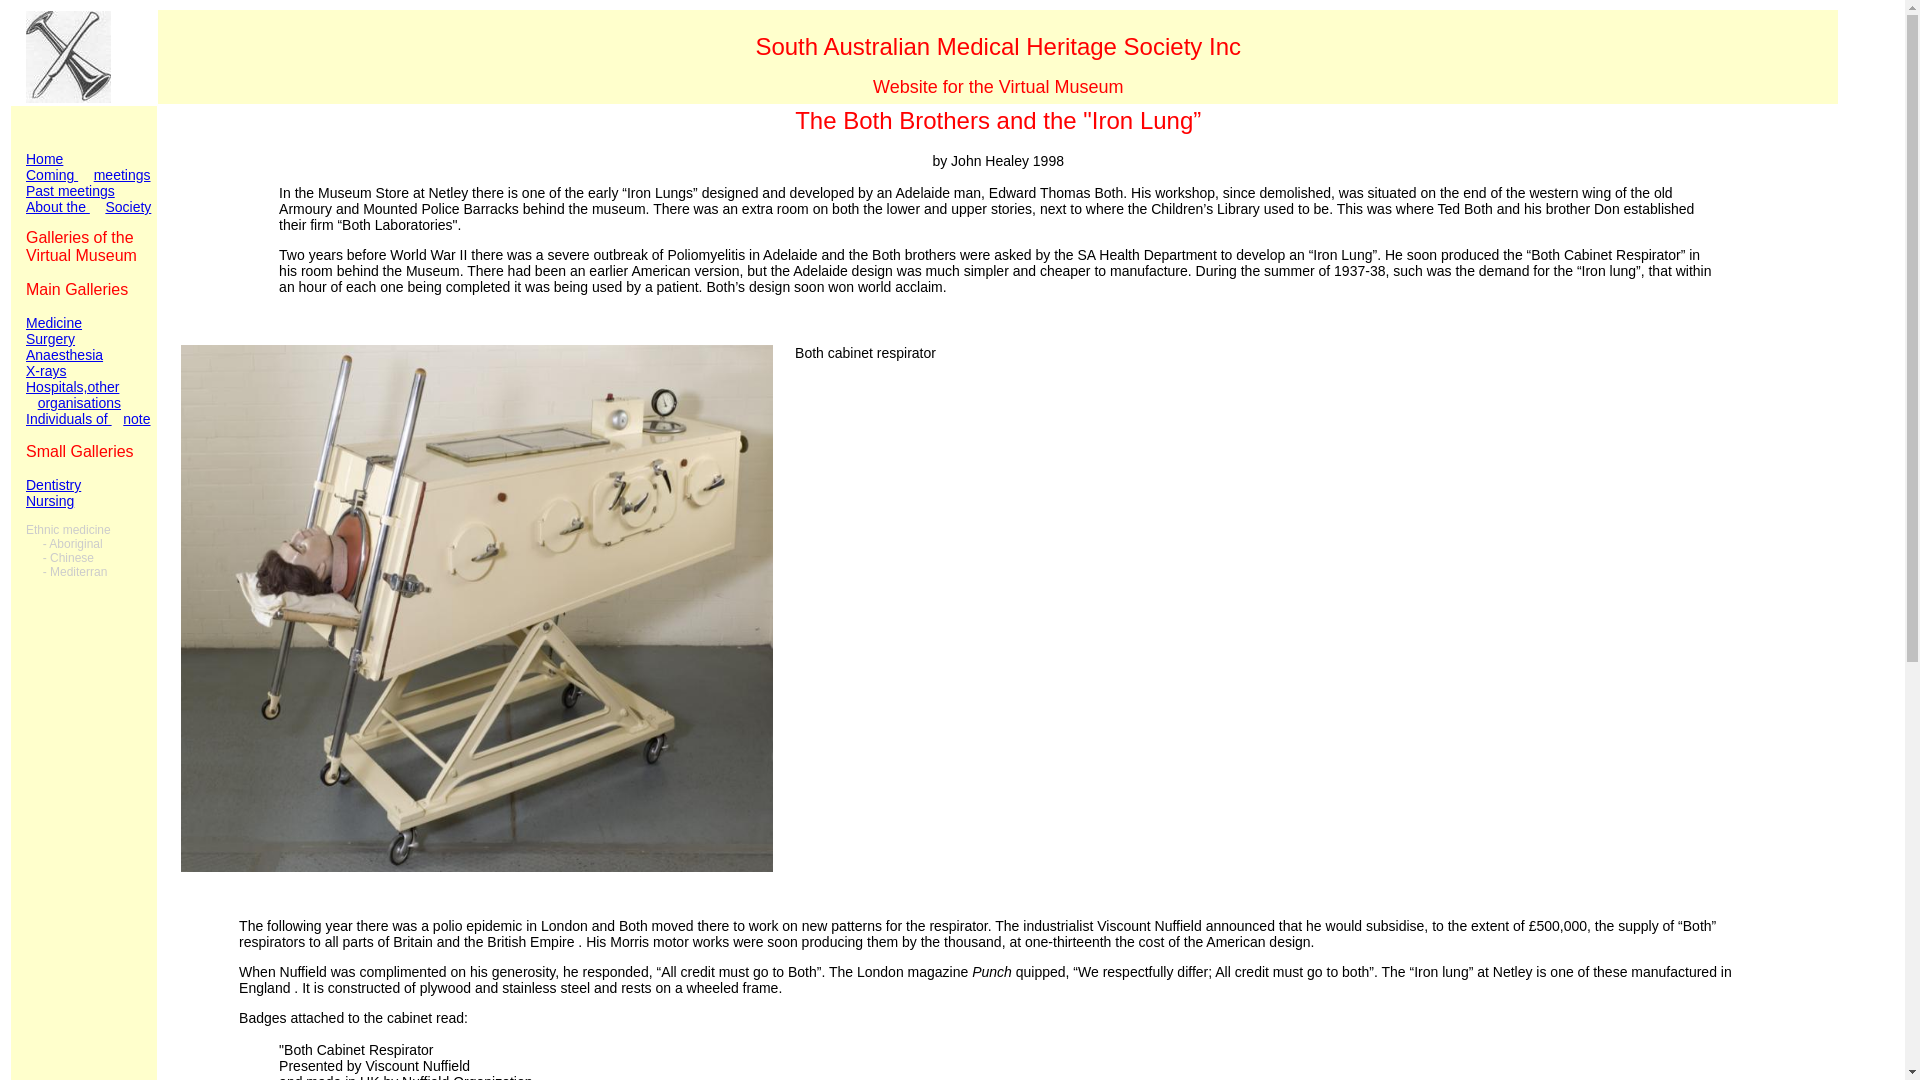  I want to click on 'note', so click(122, 418).